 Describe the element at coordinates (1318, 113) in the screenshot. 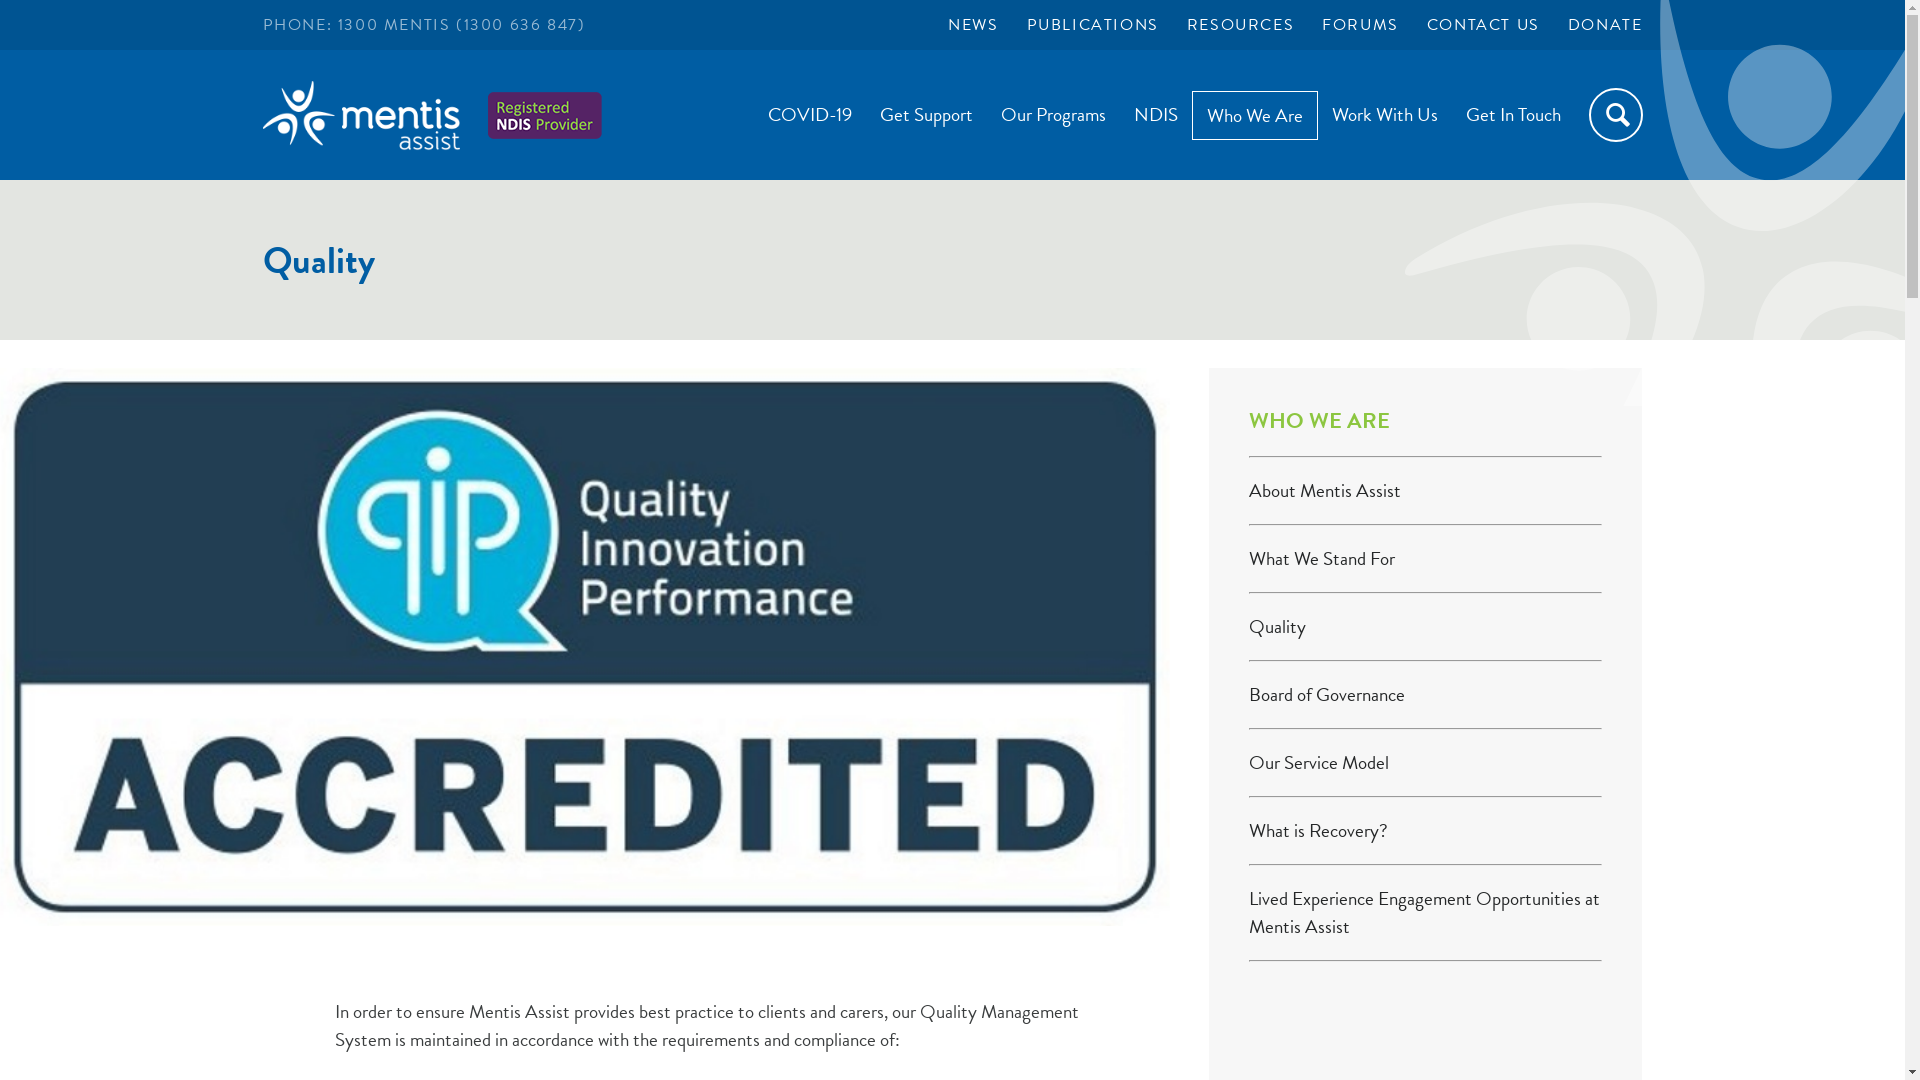

I see `'Work With Us'` at that location.